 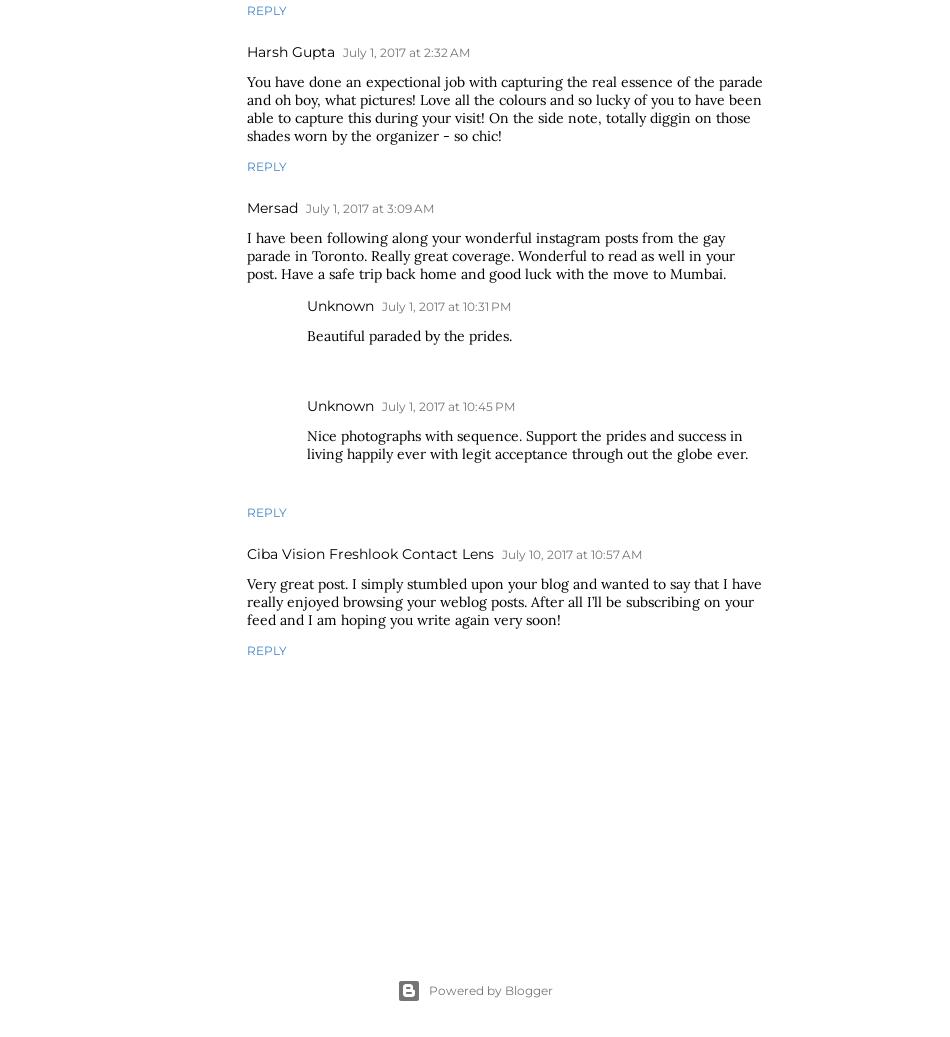 What do you see at coordinates (527, 443) in the screenshot?
I see `'Nice photographs with sequence. Support the prides and success in living happily ever with legit acceptance through out the globe ever.'` at bounding box center [527, 443].